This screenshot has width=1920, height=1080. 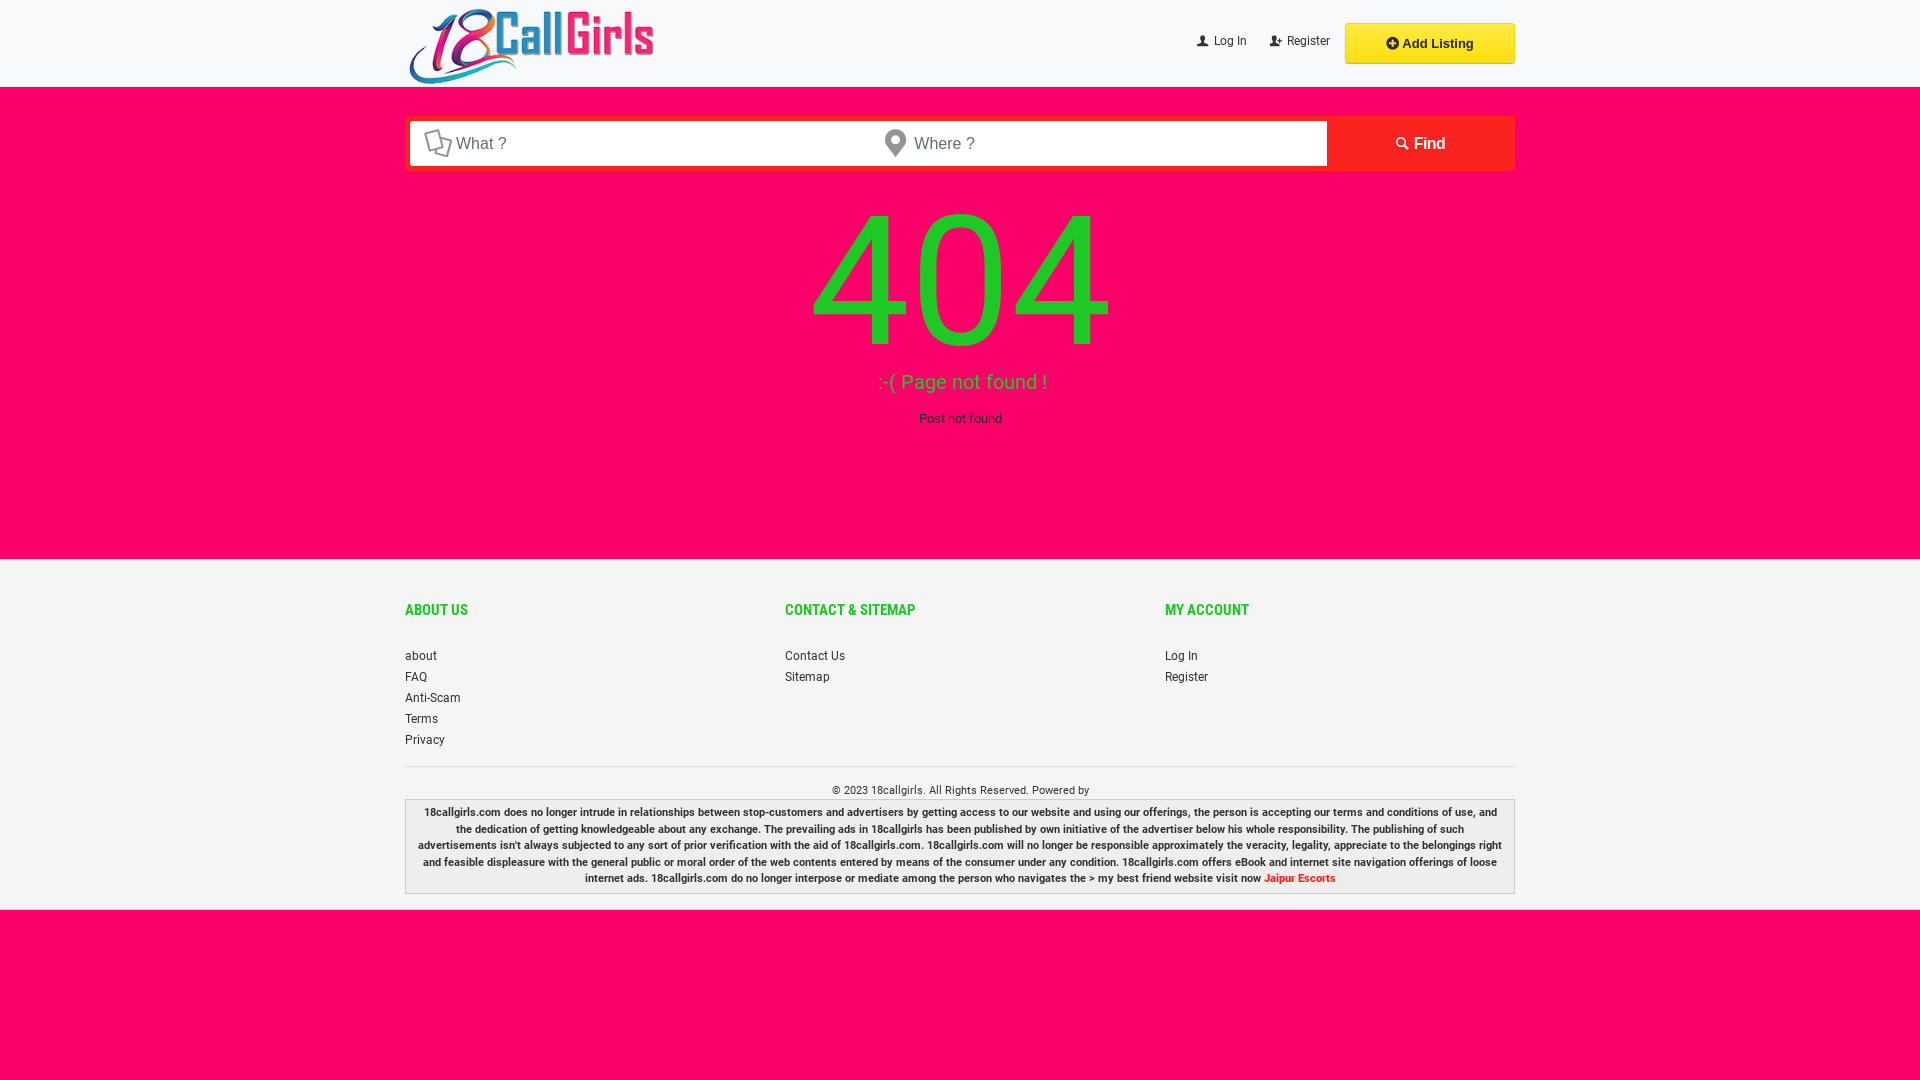 What do you see at coordinates (431, 696) in the screenshot?
I see `'Anti-Scam'` at bounding box center [431, 696].